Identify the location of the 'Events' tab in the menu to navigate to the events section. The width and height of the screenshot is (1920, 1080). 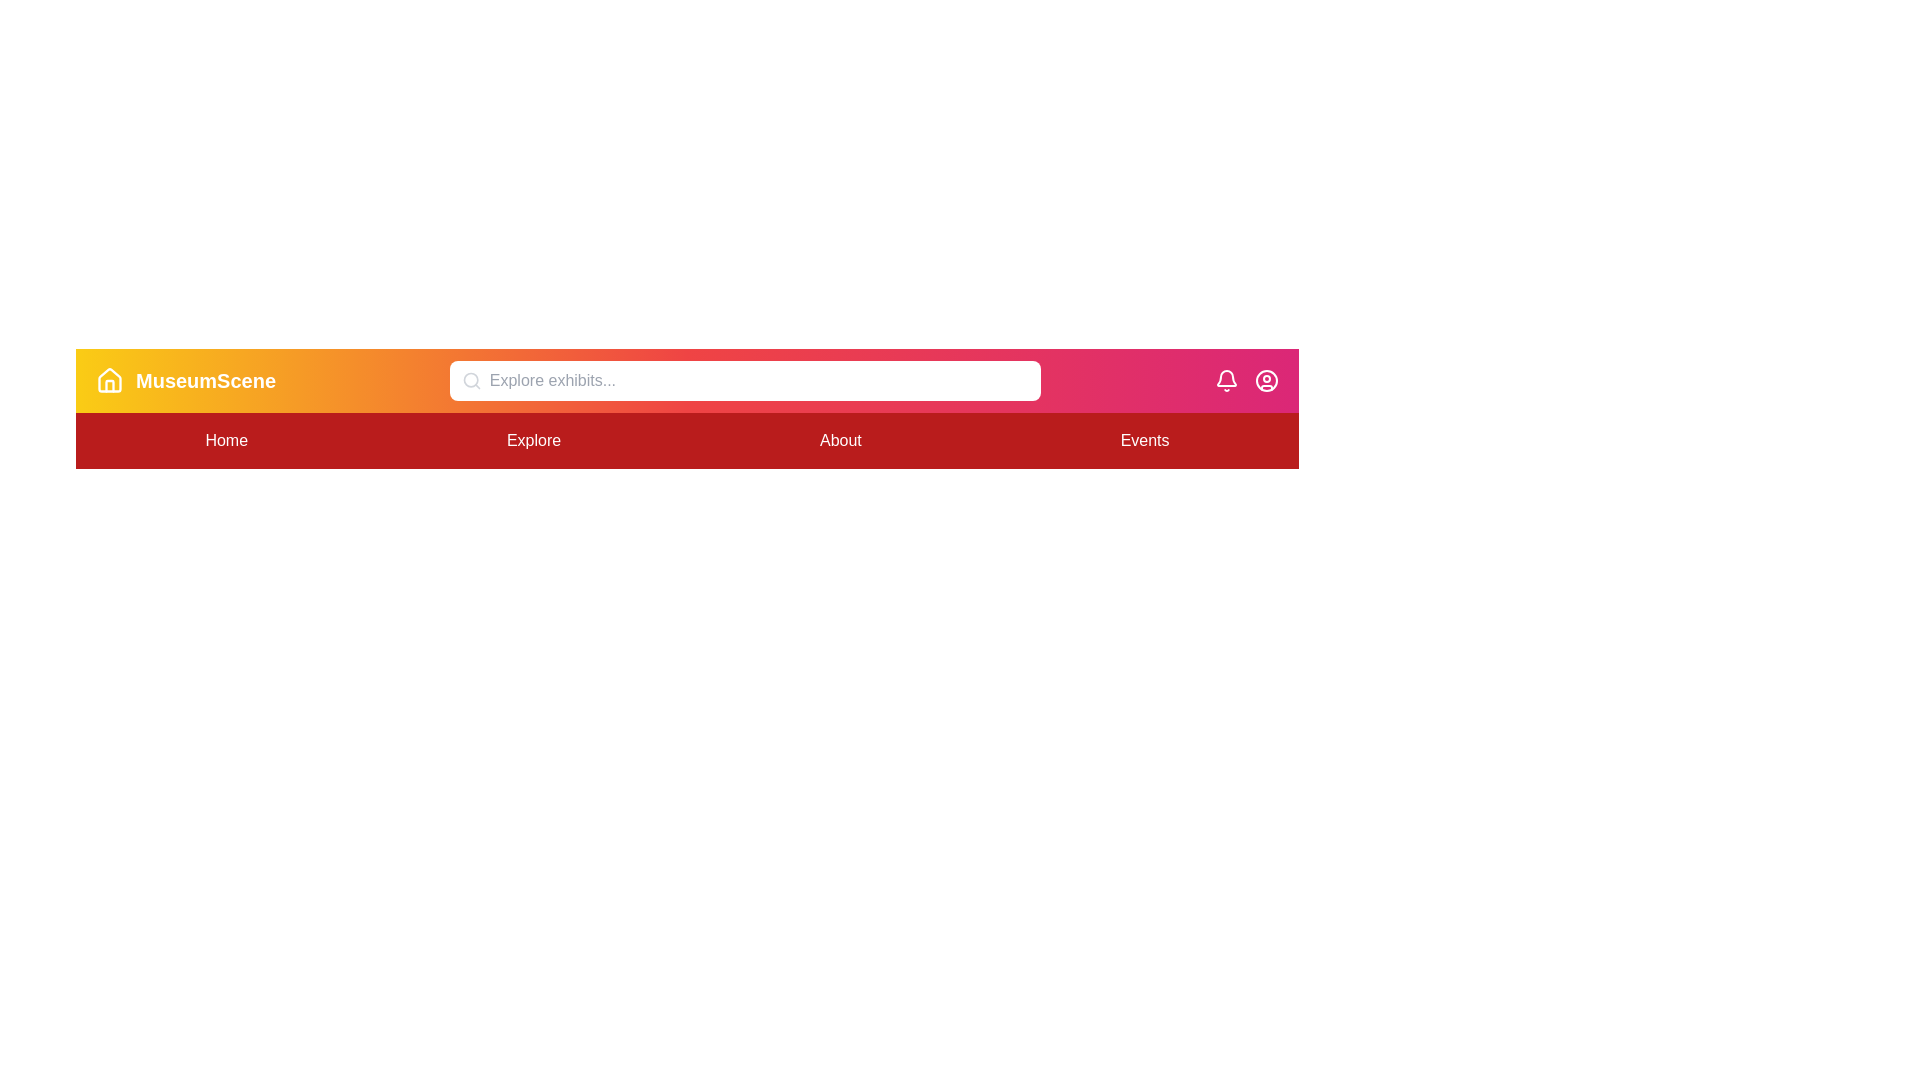
(1145, 439).